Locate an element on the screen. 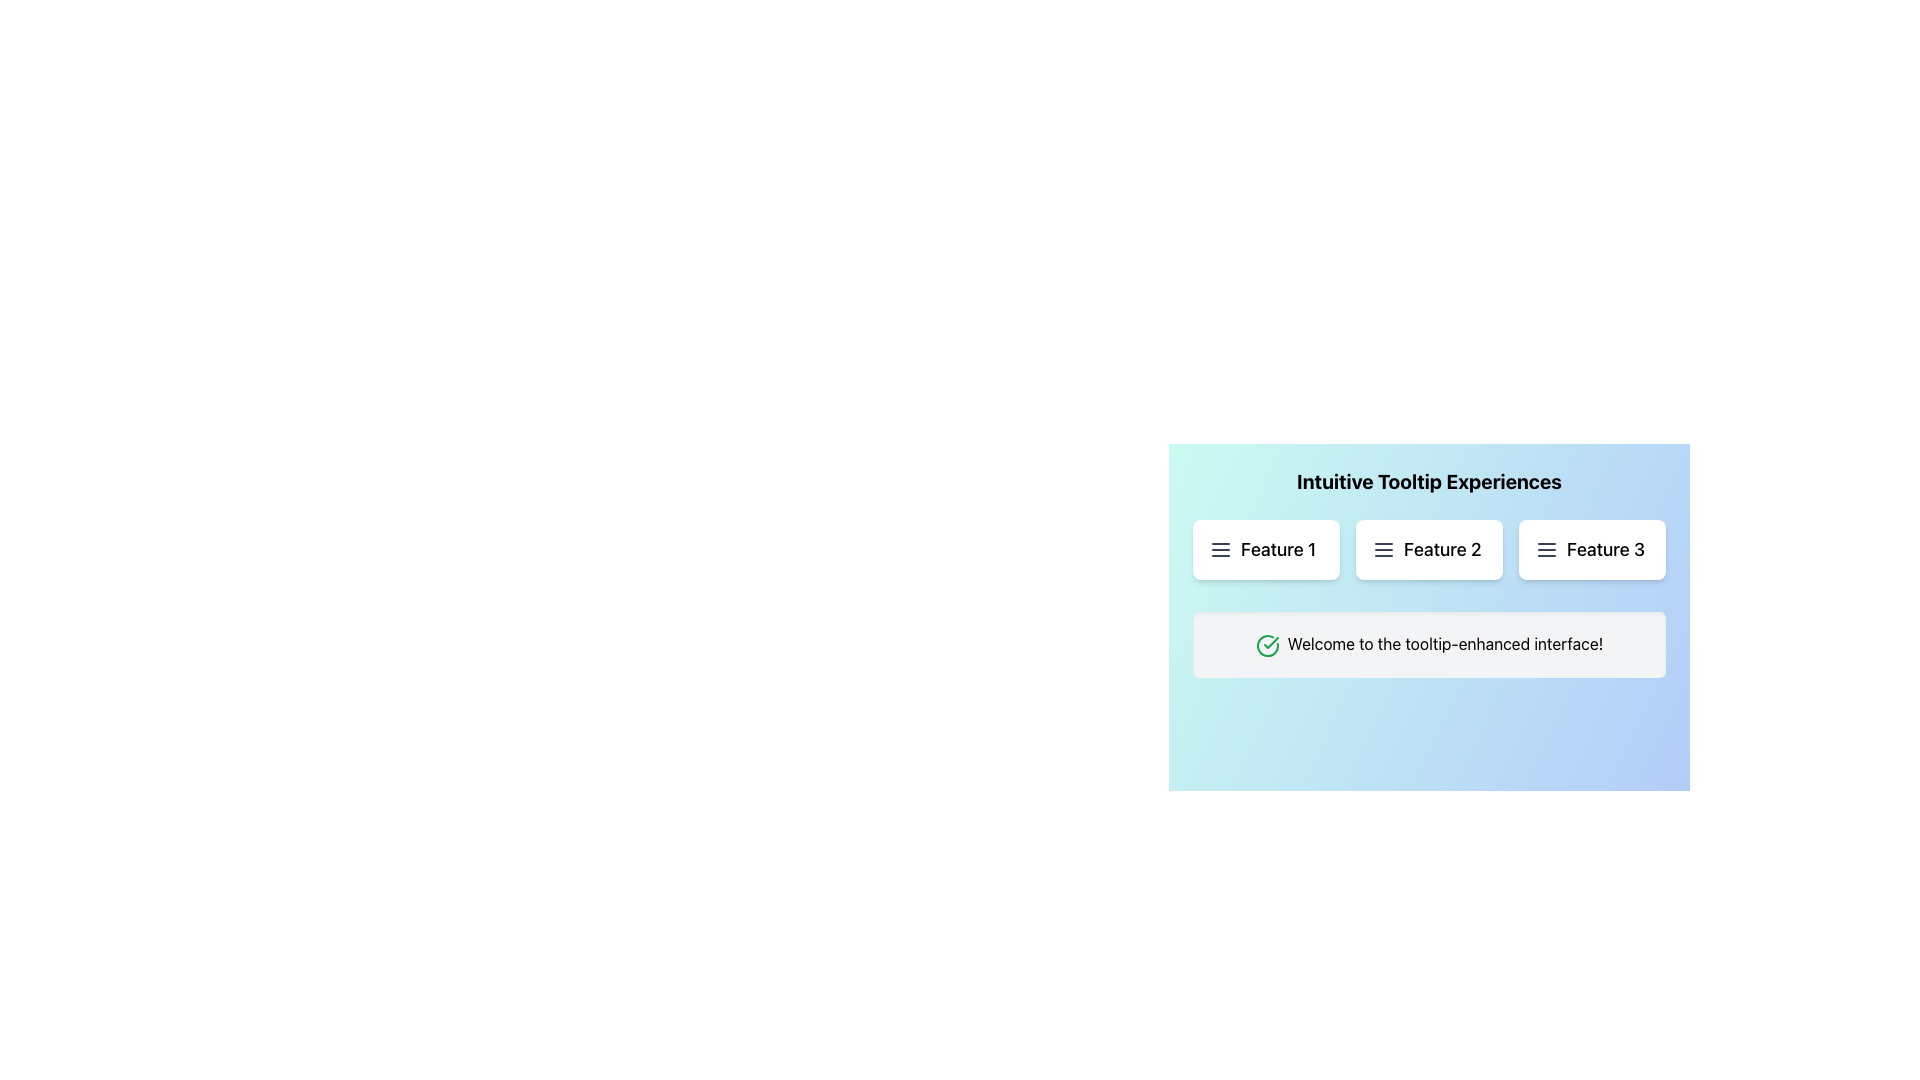 This screenshot has width=1920, height=1080. the 'Feature 1' button, which consists of a text label and a graphical icon of three horizontal lines is located at coordinates (1265, 550).